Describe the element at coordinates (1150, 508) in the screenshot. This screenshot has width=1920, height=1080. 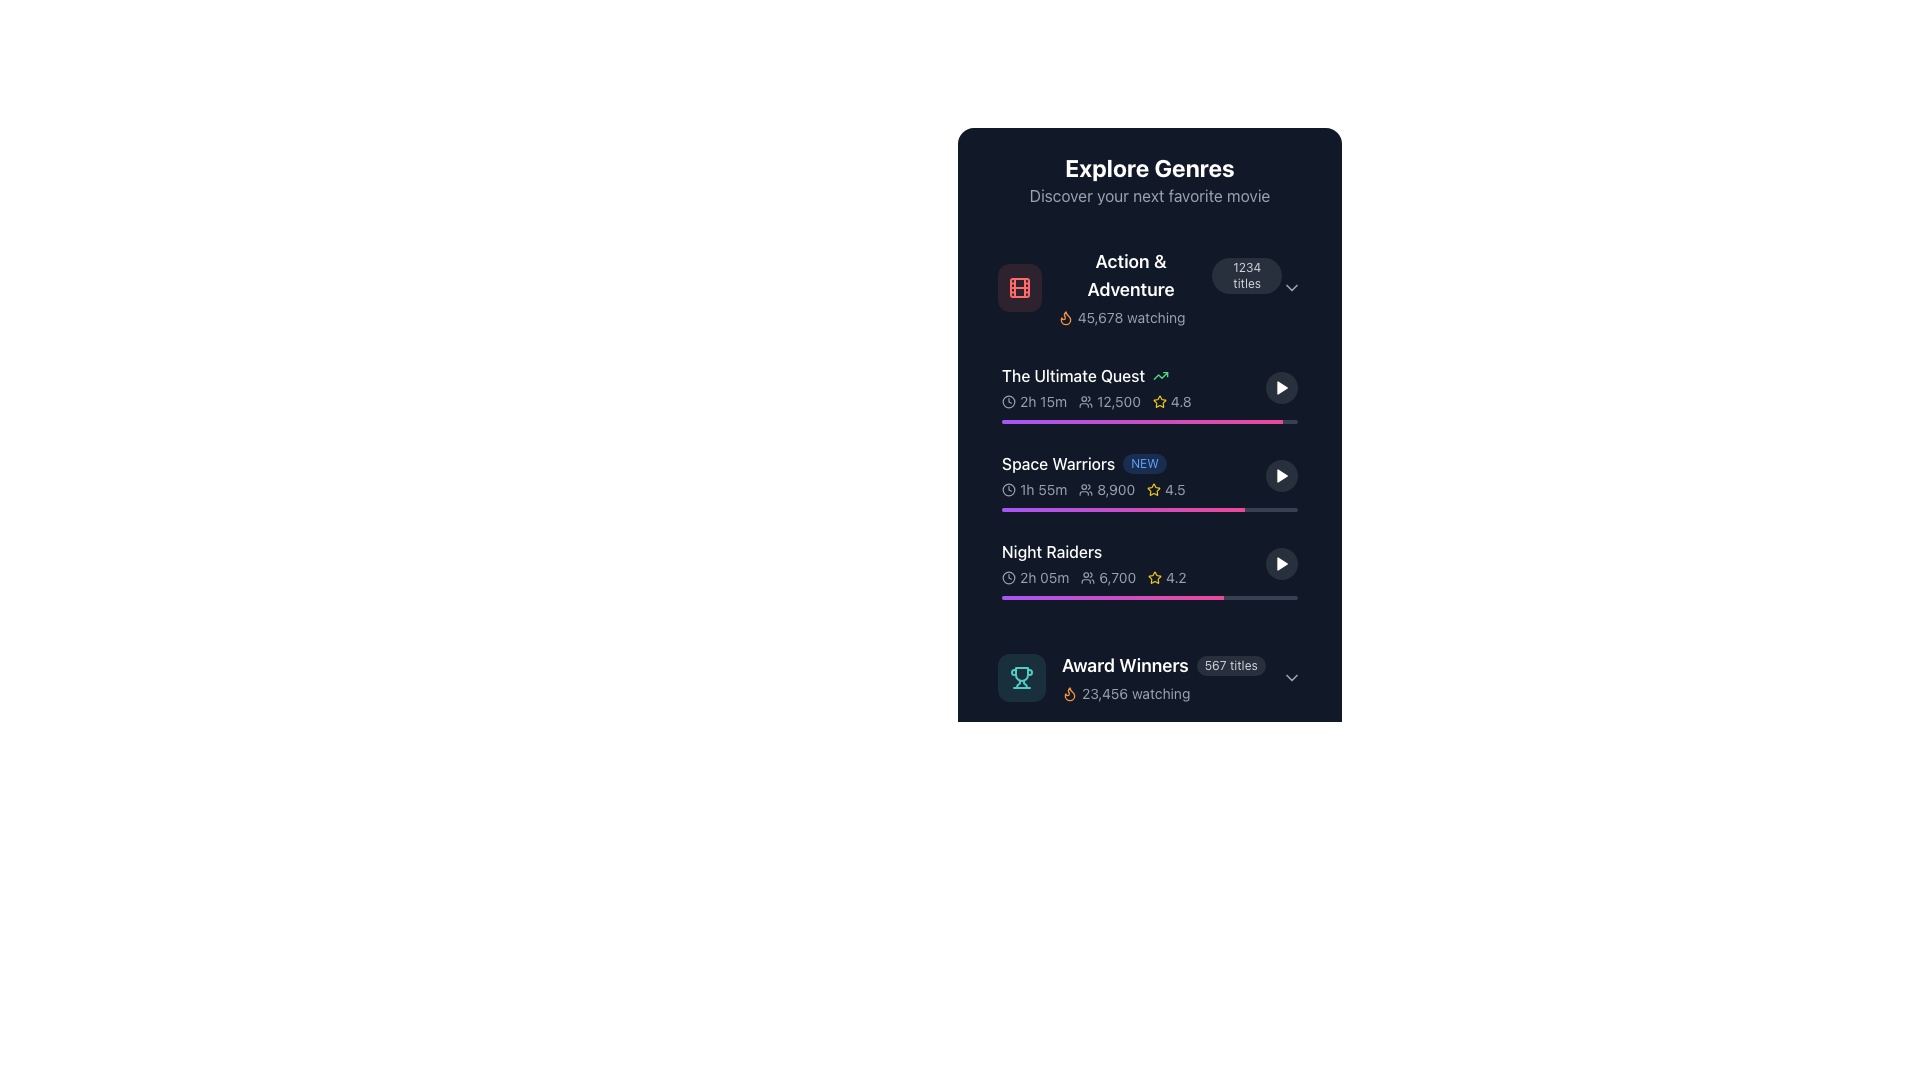
I see `the visual representation of the Progress bar located within the 'Space Warriors' card, which is the second item in a vertical list, positioned below the associated numerical and textual information` at that location.